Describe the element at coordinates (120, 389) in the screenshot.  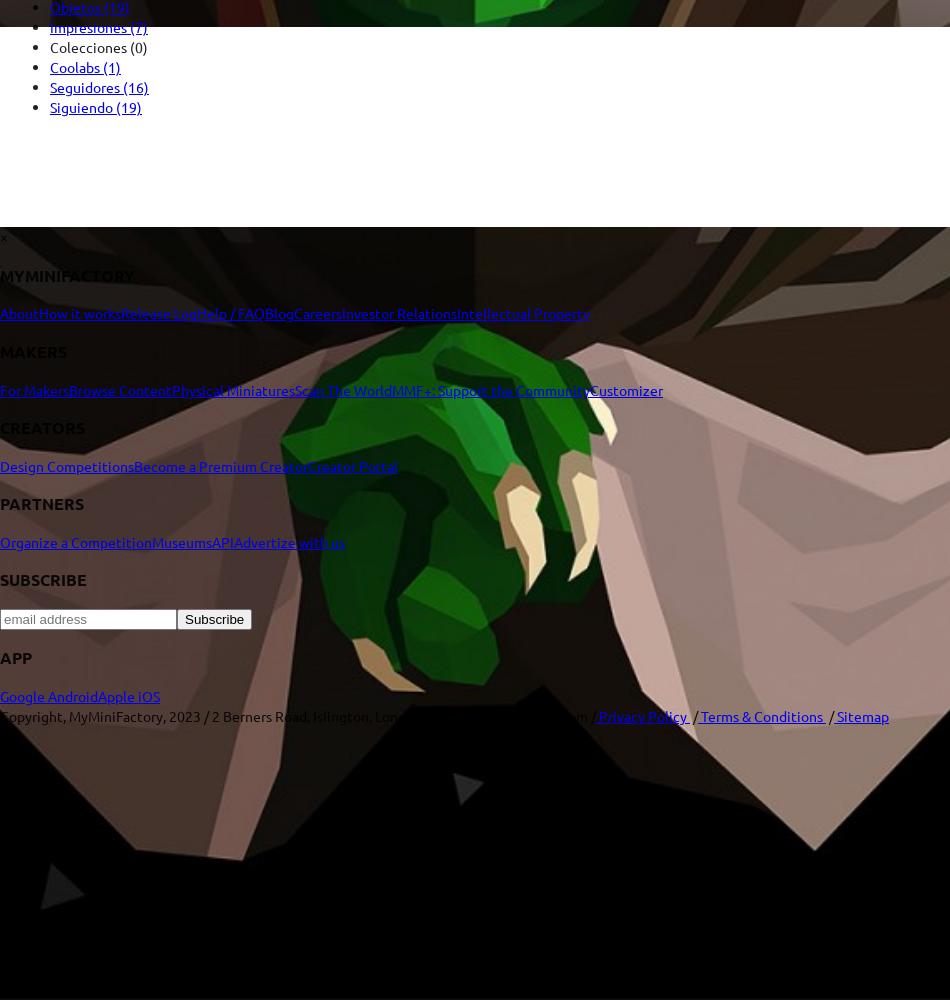
I see `'Browse Content'` at that location.